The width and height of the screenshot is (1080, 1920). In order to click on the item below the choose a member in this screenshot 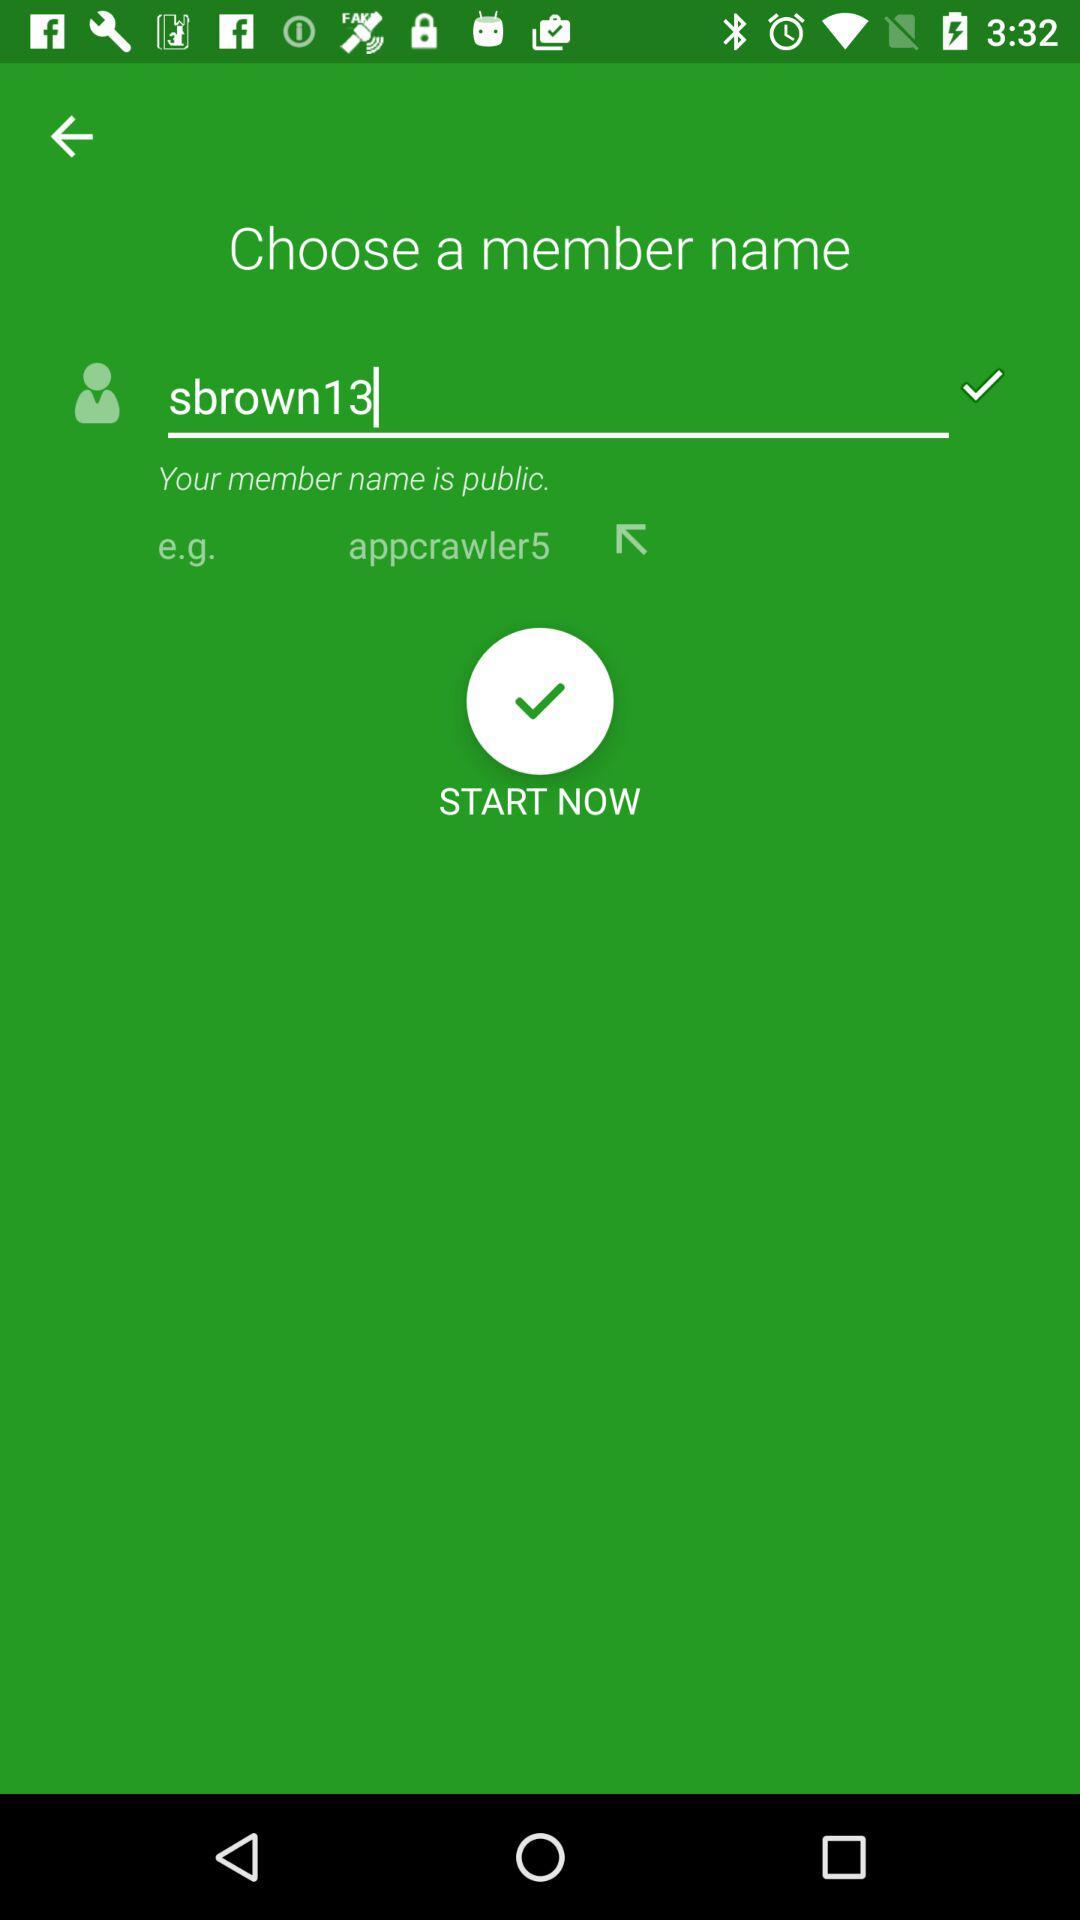, I will do `click(558, 398)`.